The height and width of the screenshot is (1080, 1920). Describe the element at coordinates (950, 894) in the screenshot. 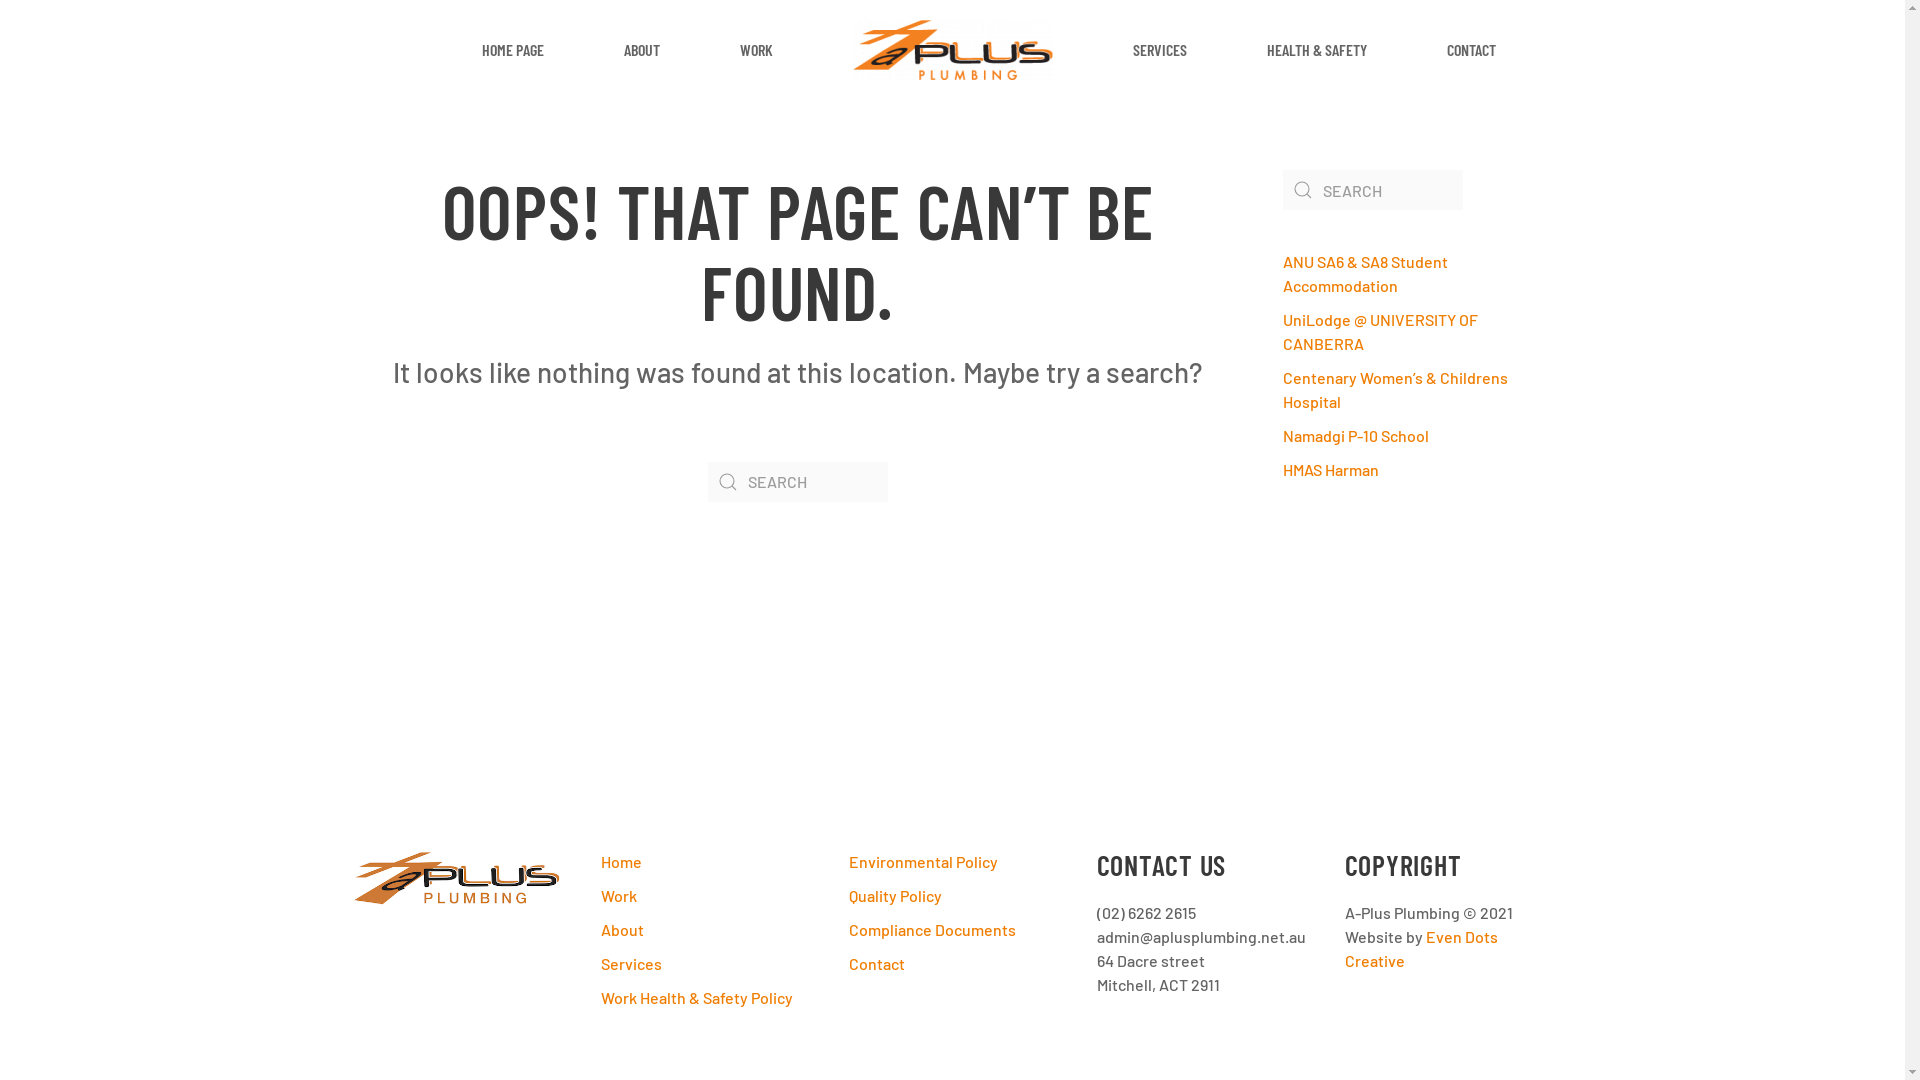

I see `'Quality Policy'` at that location.